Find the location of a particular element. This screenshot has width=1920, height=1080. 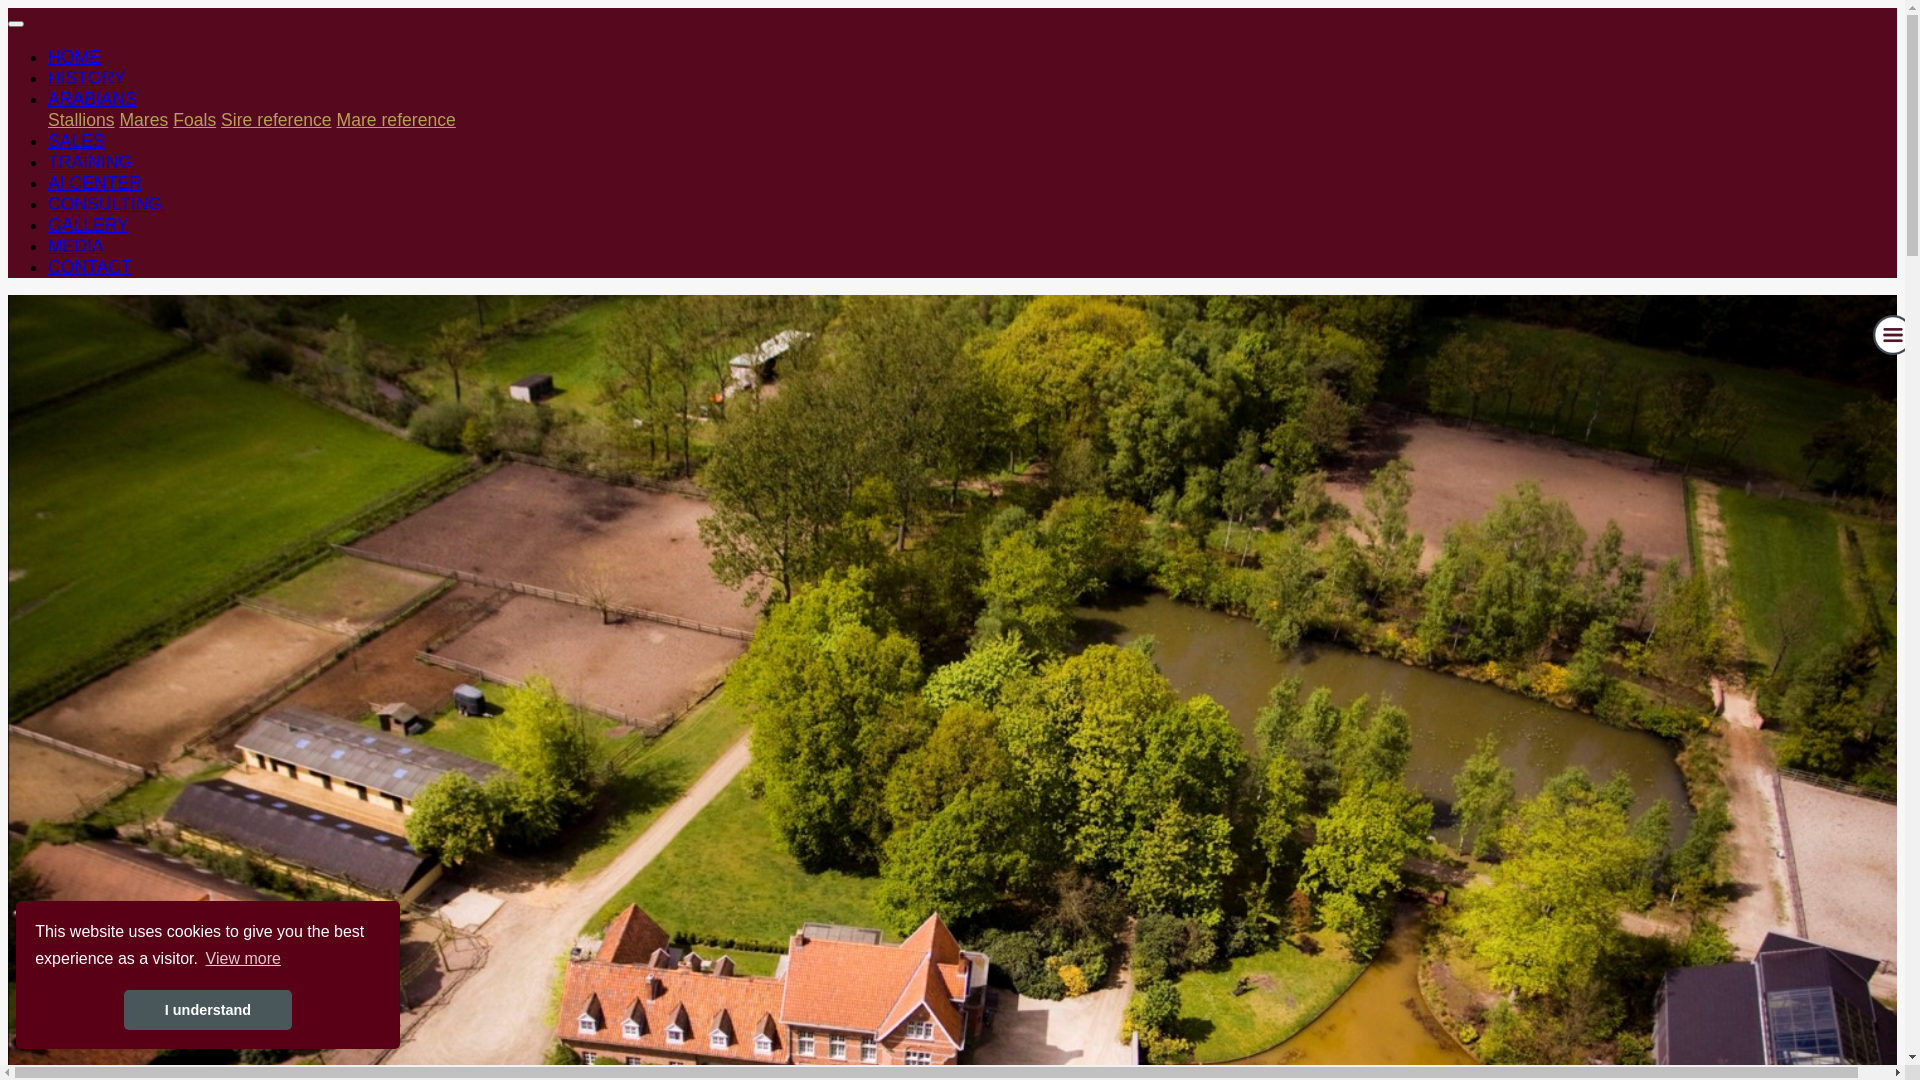

'GALLERY' is located at coordinates (87, 224).